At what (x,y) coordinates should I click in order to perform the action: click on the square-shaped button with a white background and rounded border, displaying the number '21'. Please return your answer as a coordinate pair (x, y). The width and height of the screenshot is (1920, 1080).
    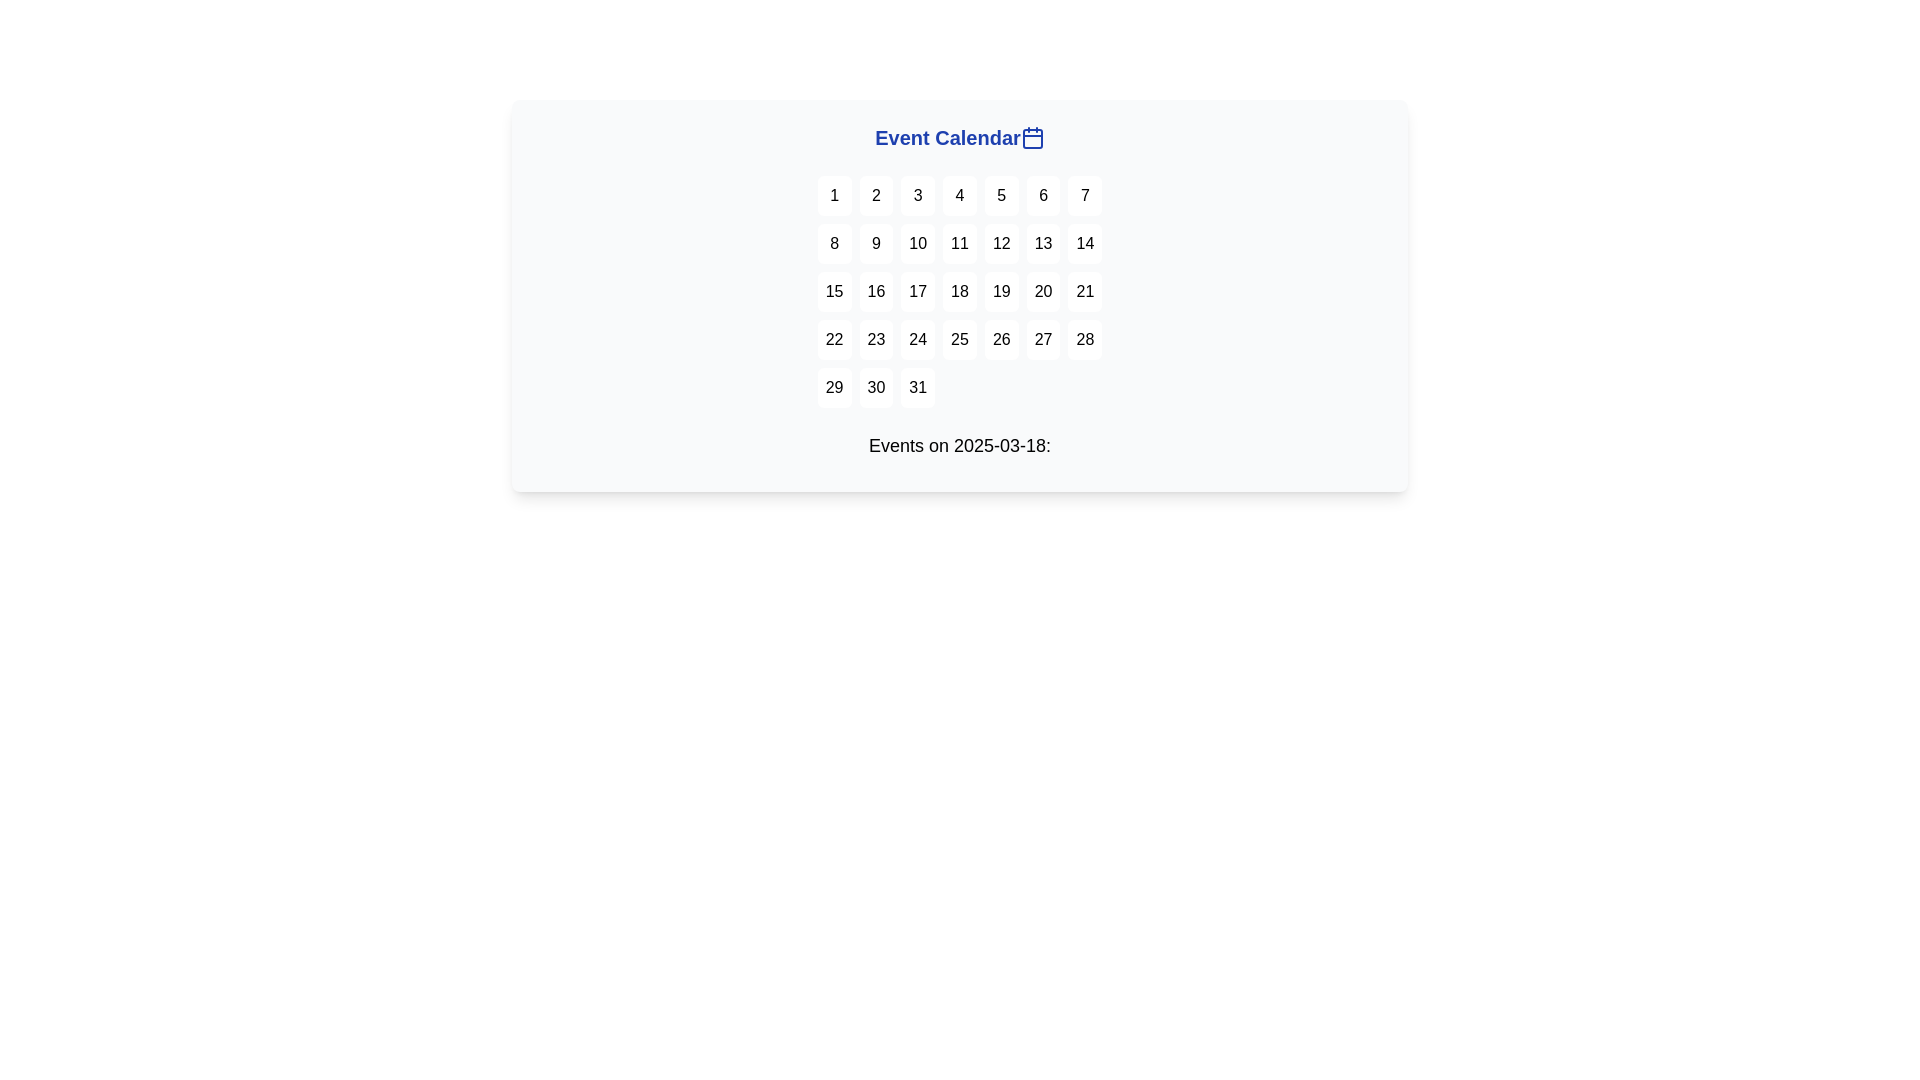
    Looking at the image, I should click on (1084, 292).